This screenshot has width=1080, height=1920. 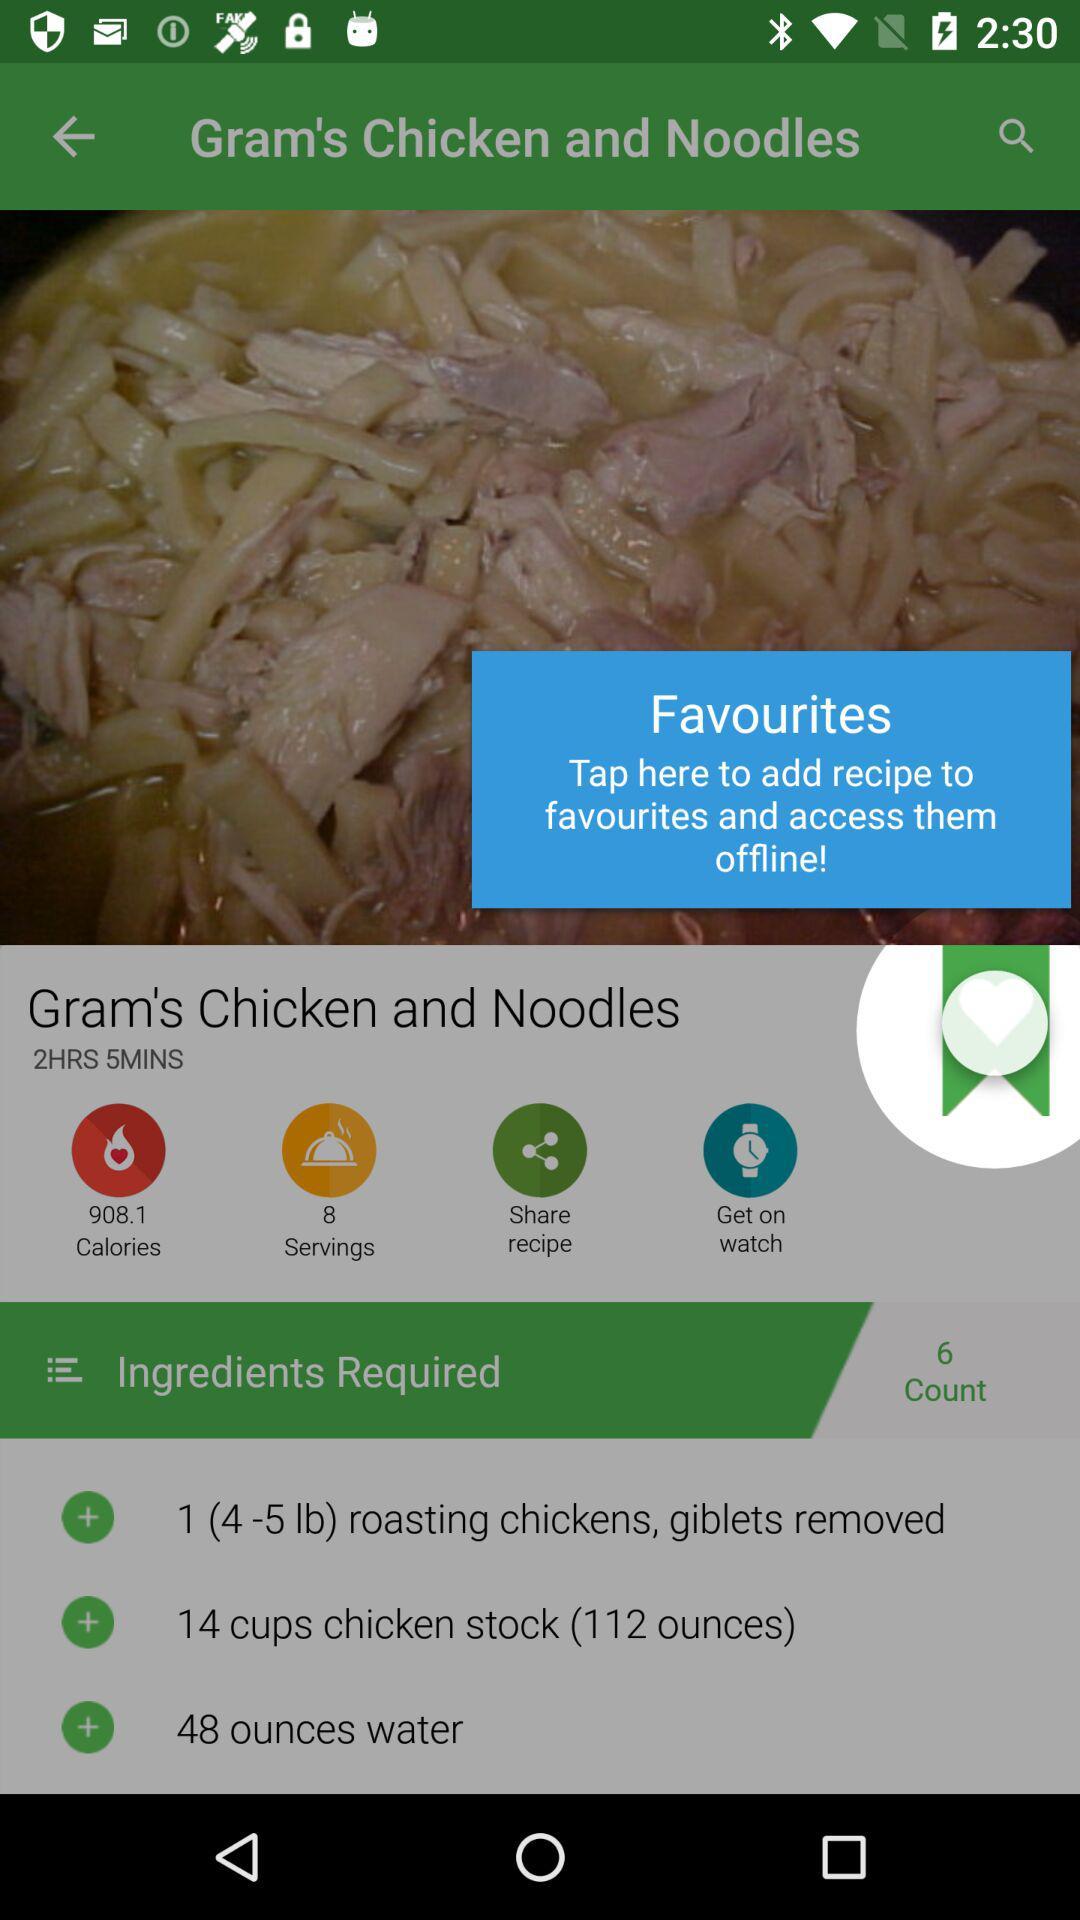 I want to click on the first text below the ingredients required, so click(x=613, y=1517).